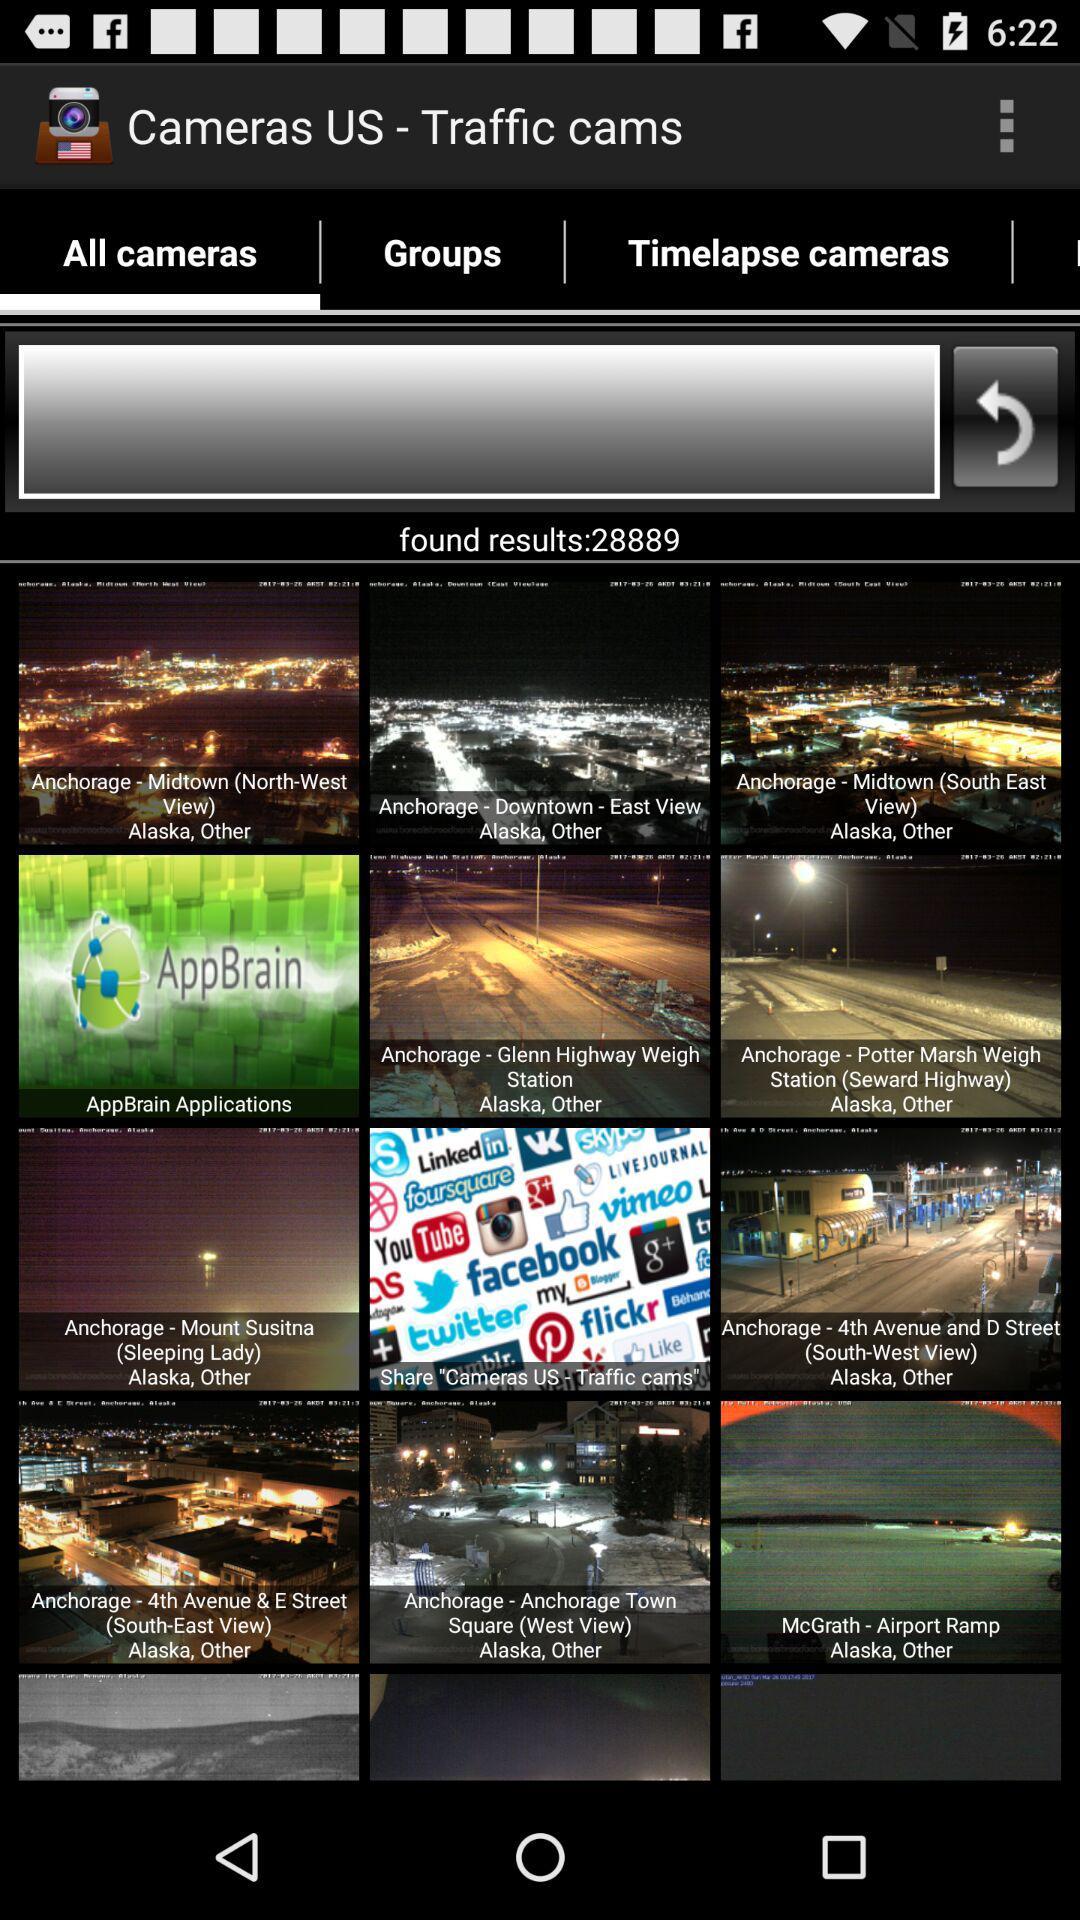 The height and width of the screenshot is (1920, 1080). I want to click on the image first row second image, so click(540, 713).